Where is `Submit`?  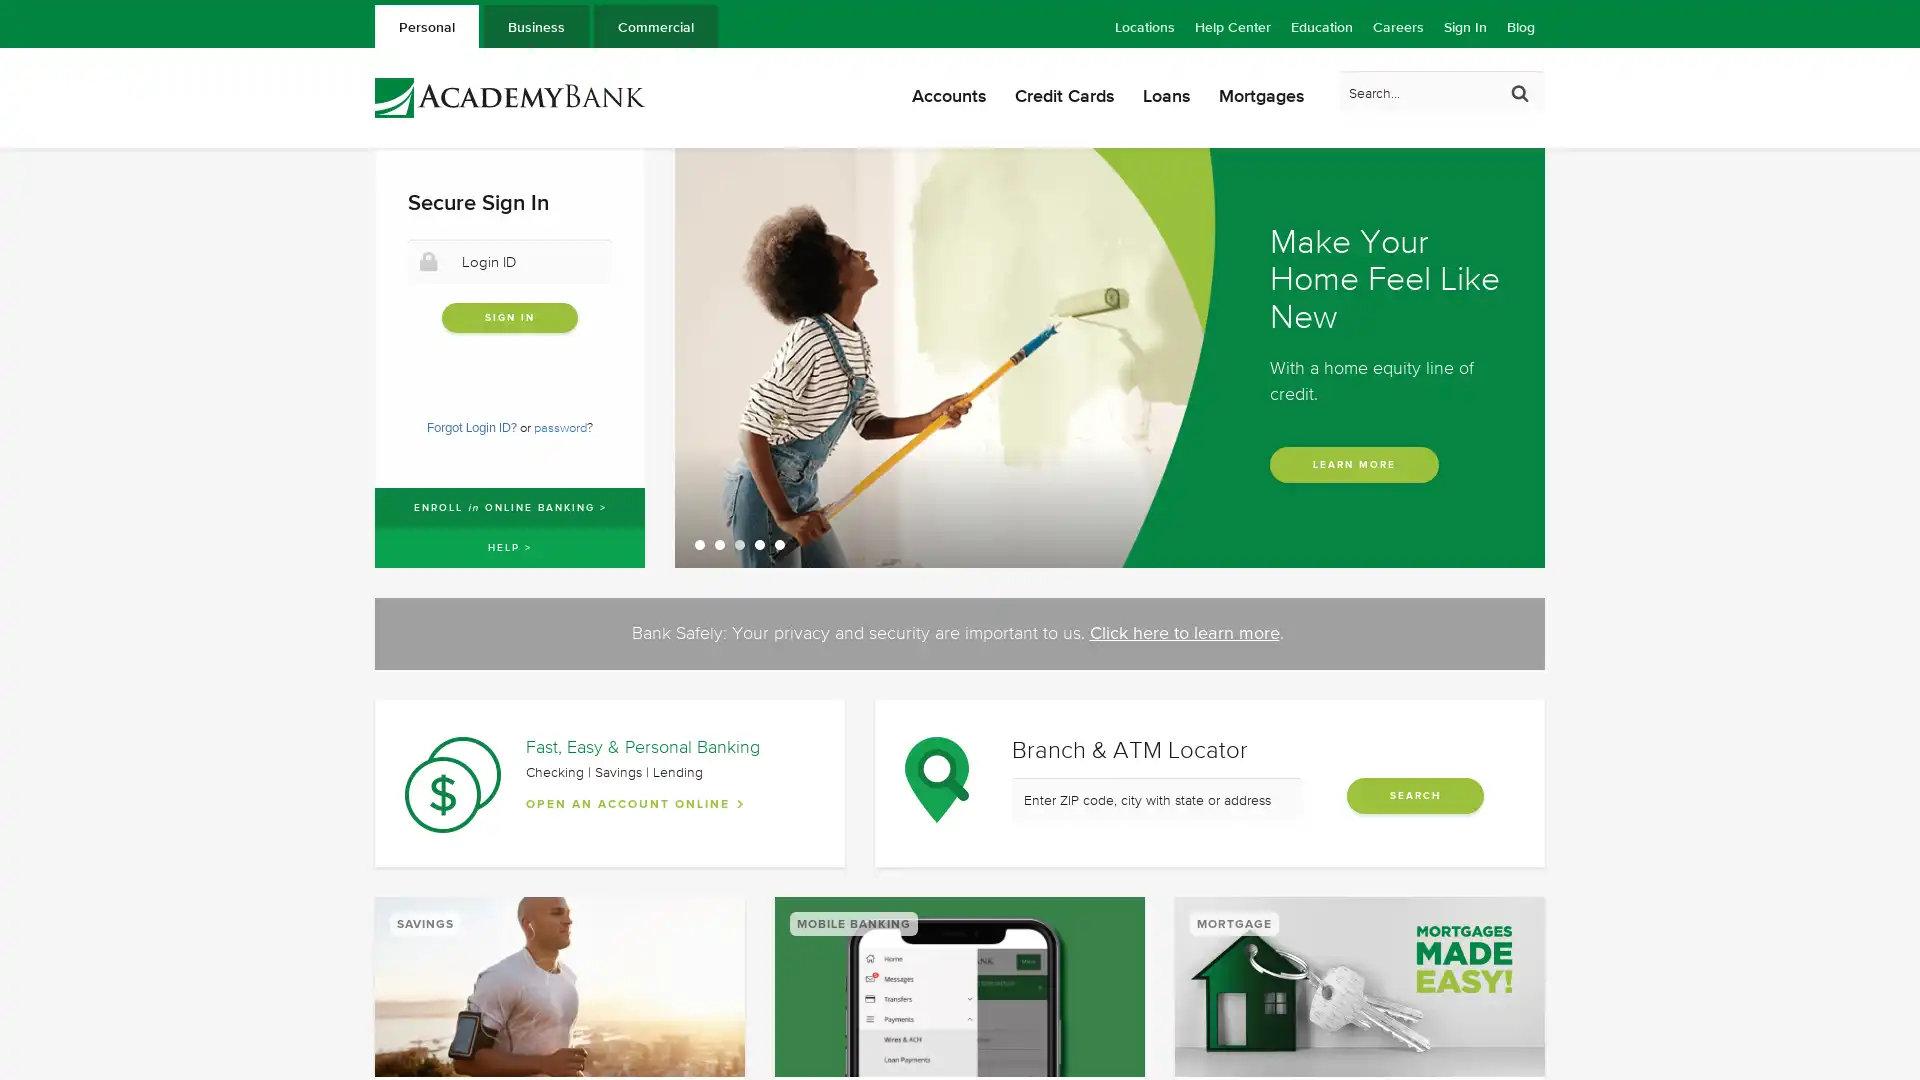
Submit is located at coordinates (1520, 92).